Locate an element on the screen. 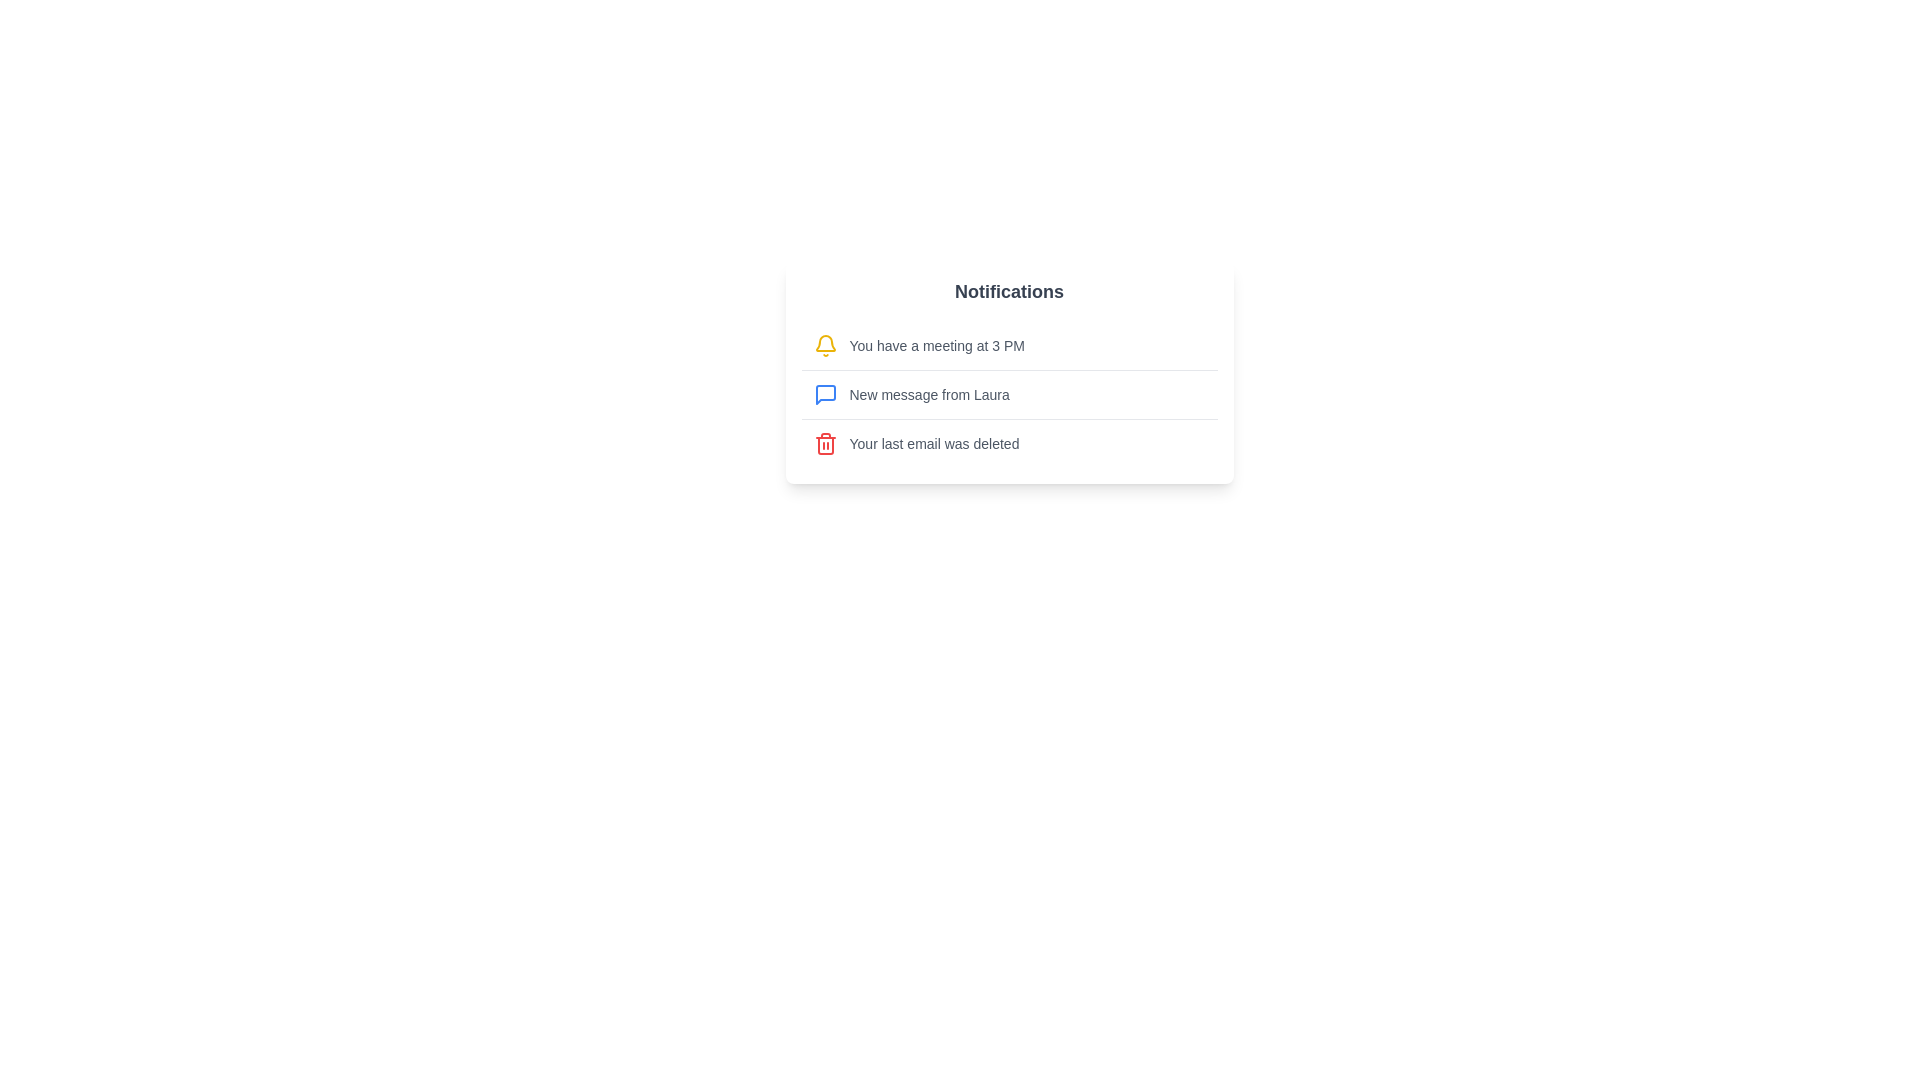 This screenshot has width=1920, height=1080. text from the heading element located at the top of the notification card, which serves as the title for the section is located at coordinates (1009, 292).